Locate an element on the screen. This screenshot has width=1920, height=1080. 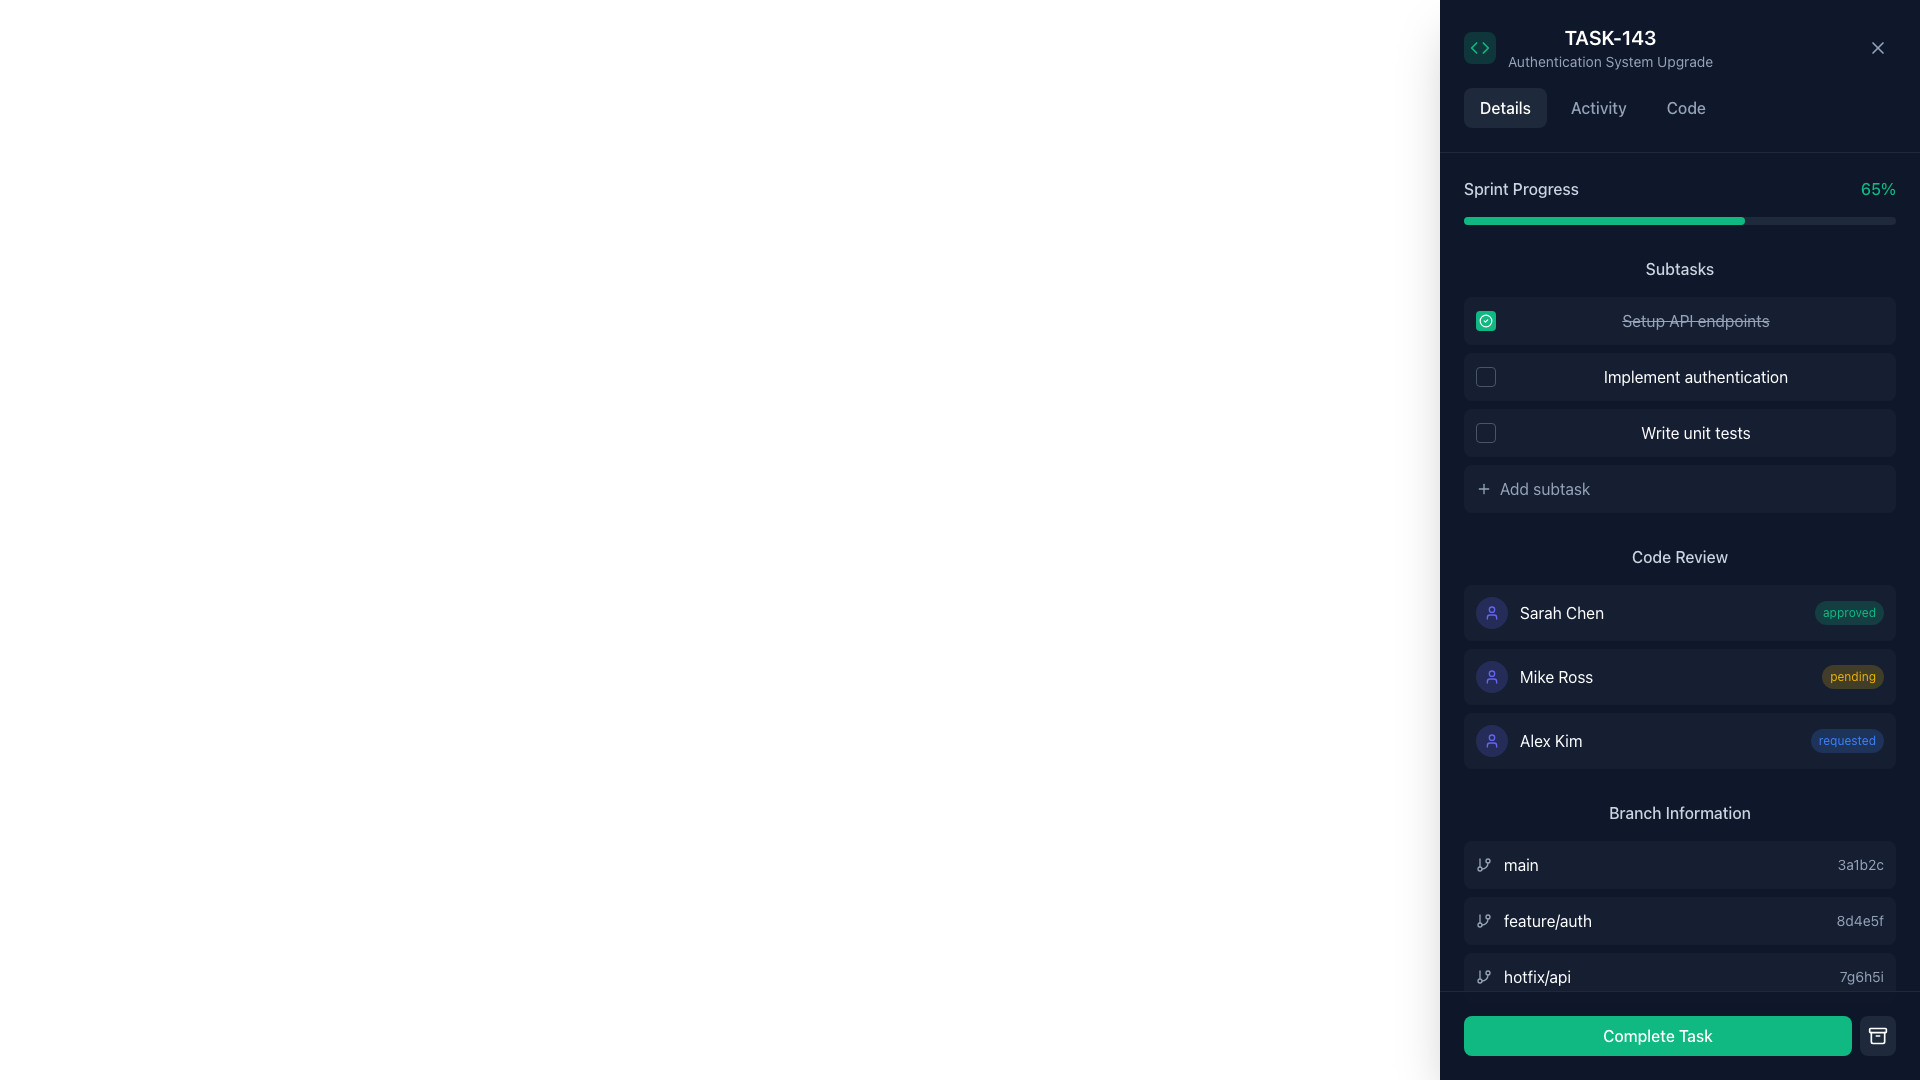
the center of the second entry in the task review list within the 'Code Review' section to interact with it is located at coordinates (1680, 676).